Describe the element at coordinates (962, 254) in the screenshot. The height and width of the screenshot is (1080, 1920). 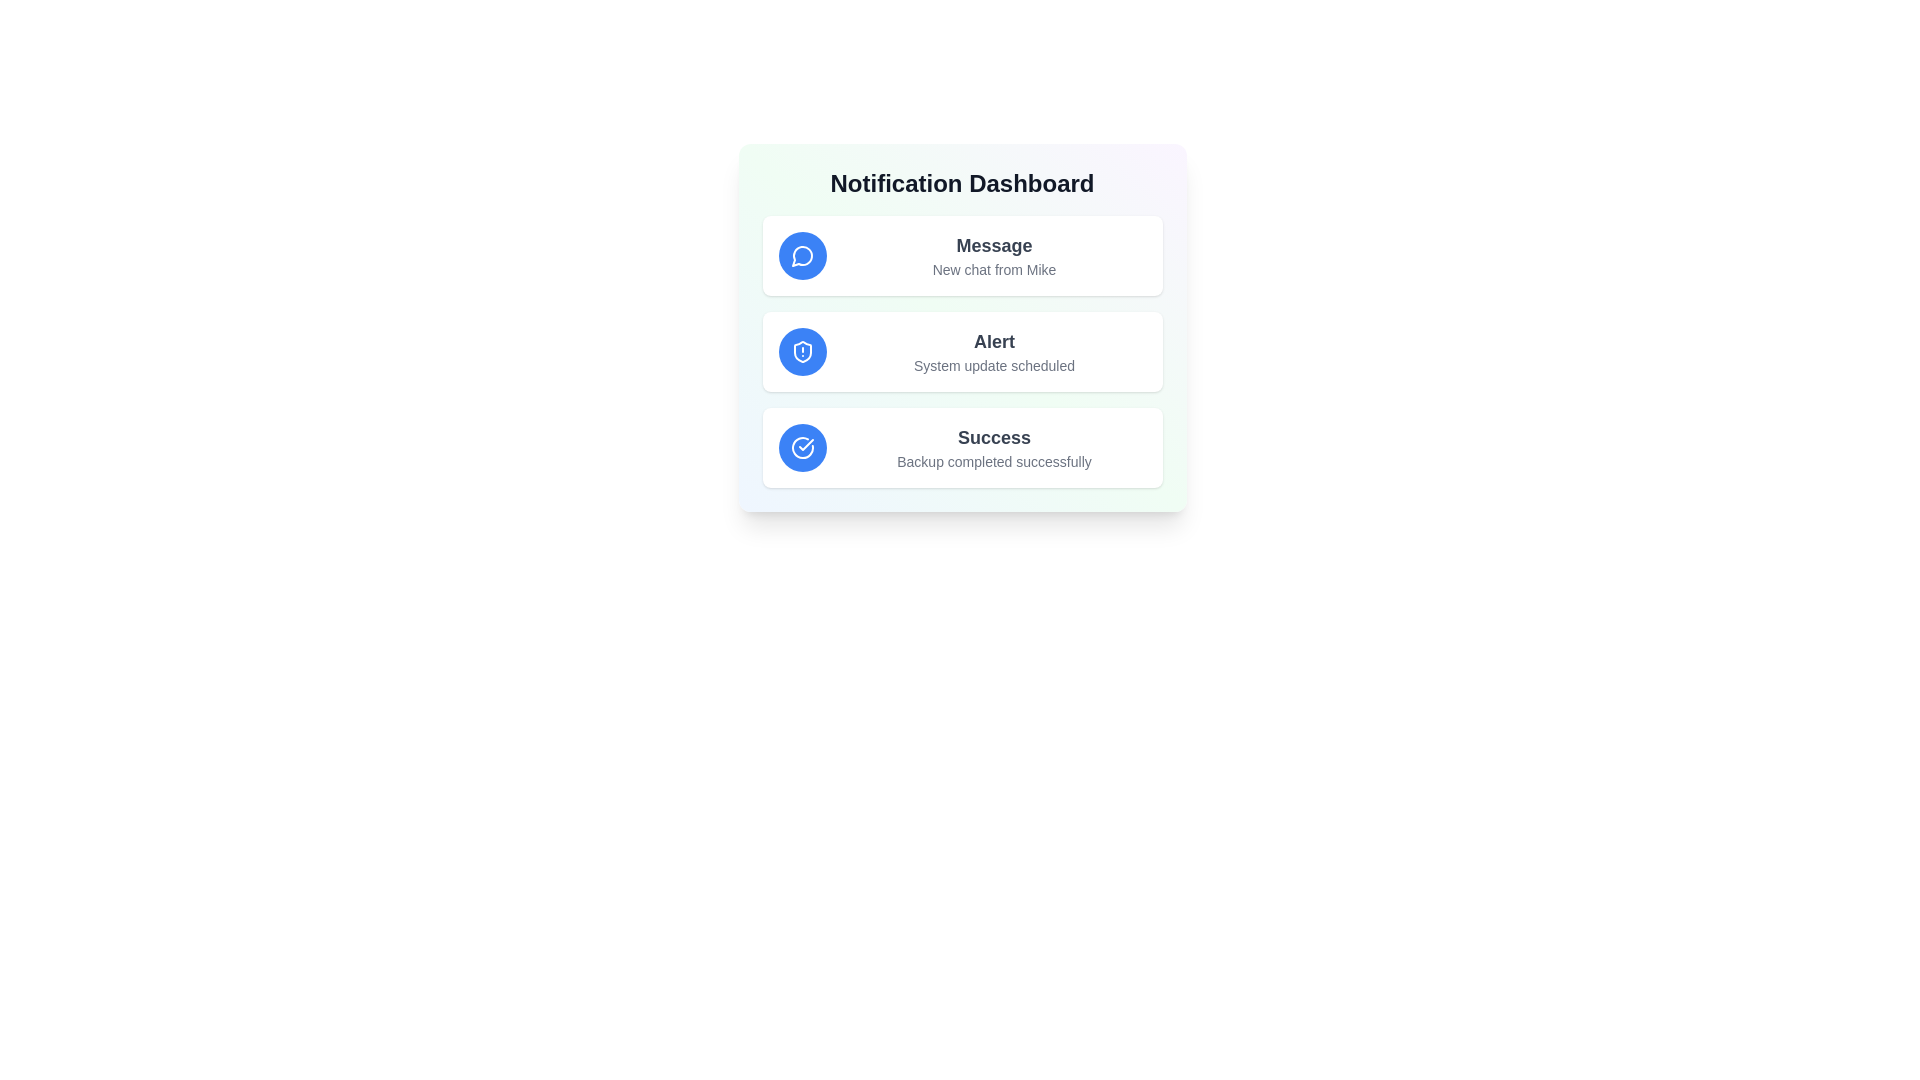
I see `the notification item Message` at that location.